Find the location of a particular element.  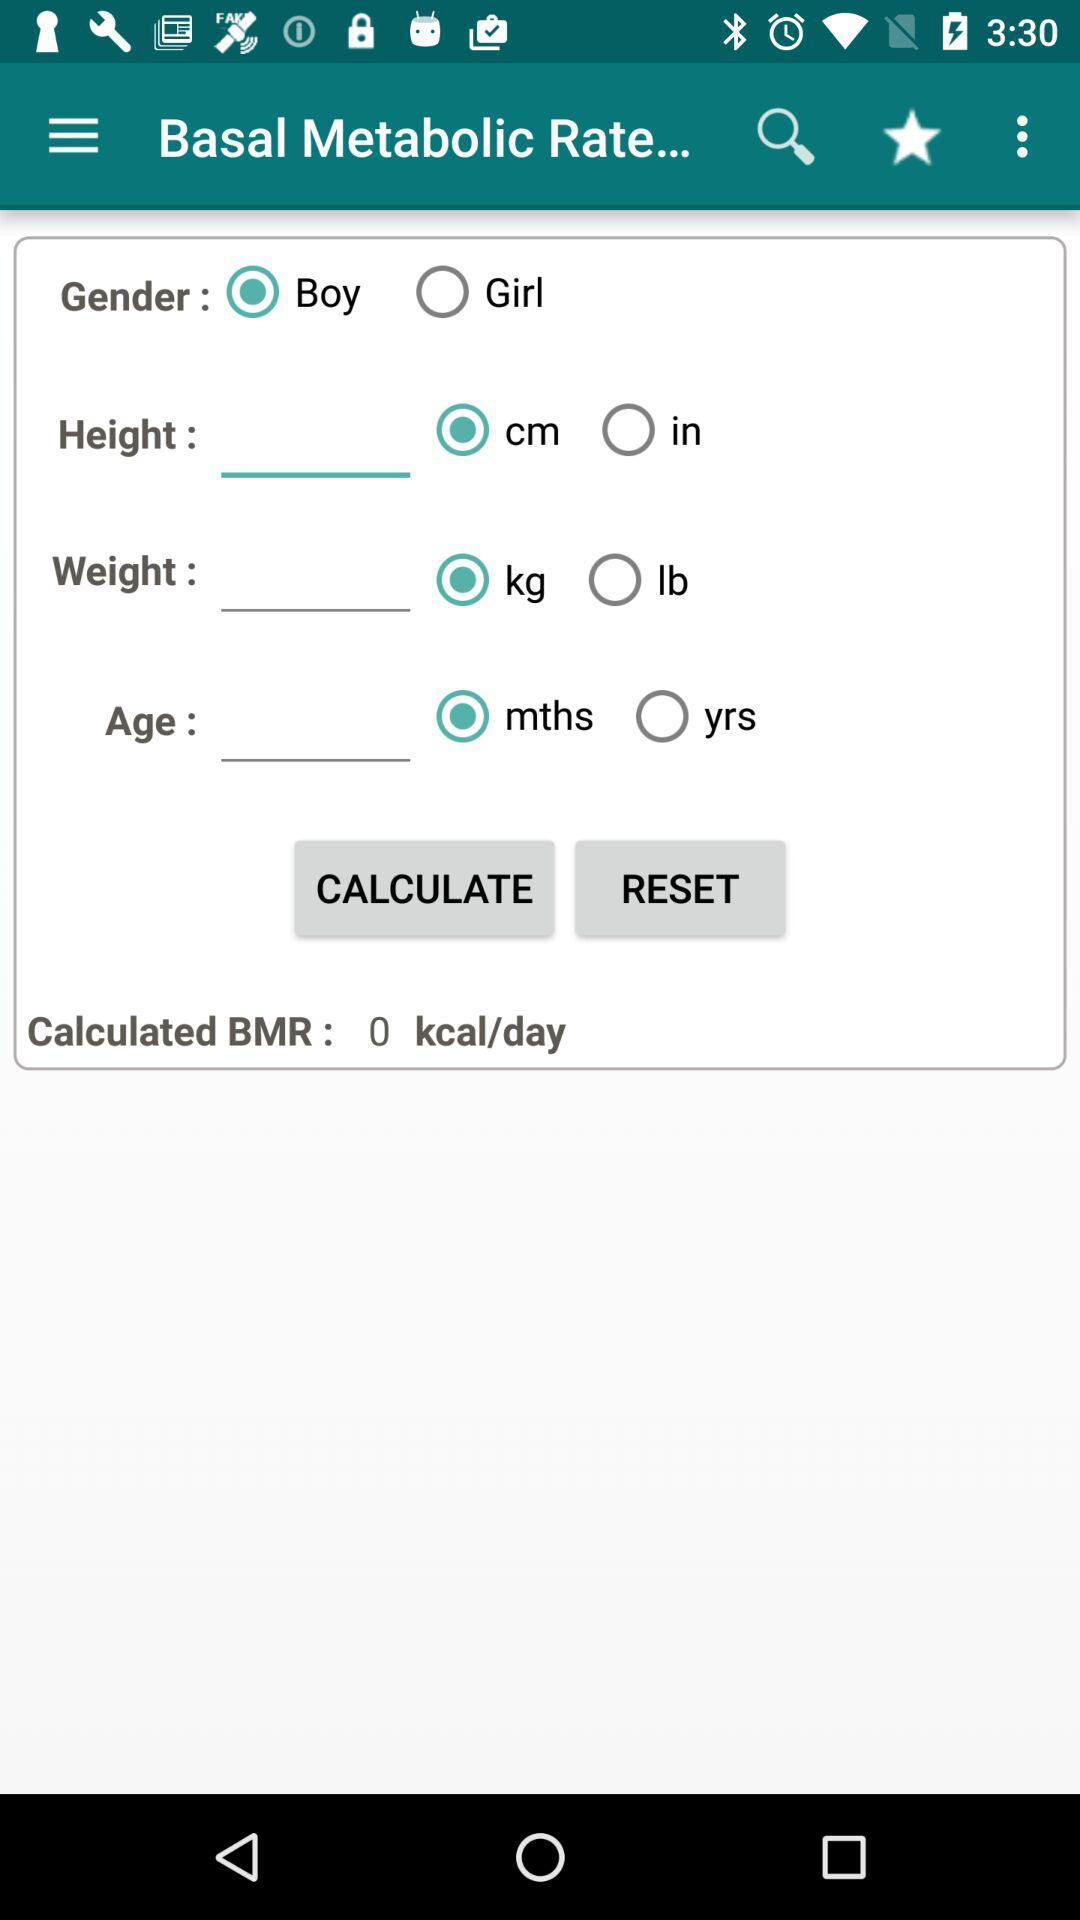

icon next to weight : item is located at coordinates (315, 577).